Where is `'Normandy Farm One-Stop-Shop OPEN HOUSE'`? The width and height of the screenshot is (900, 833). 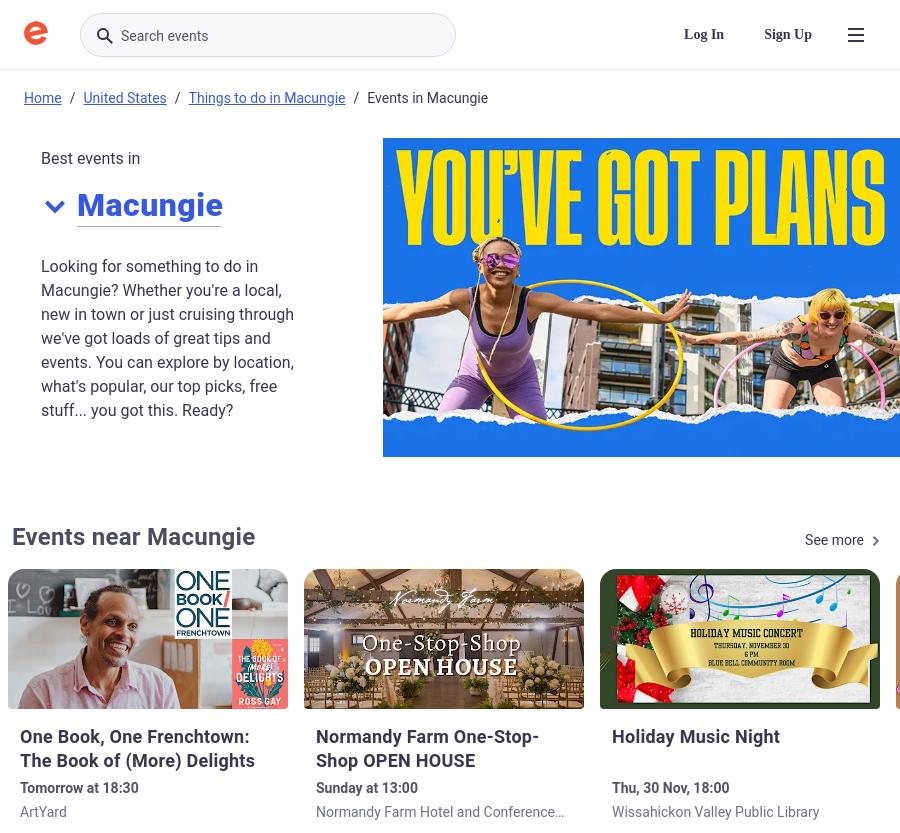 'Normandy Farm One-Stop-Shop OPEN HOUSE' is located at coordinates (427, 747).